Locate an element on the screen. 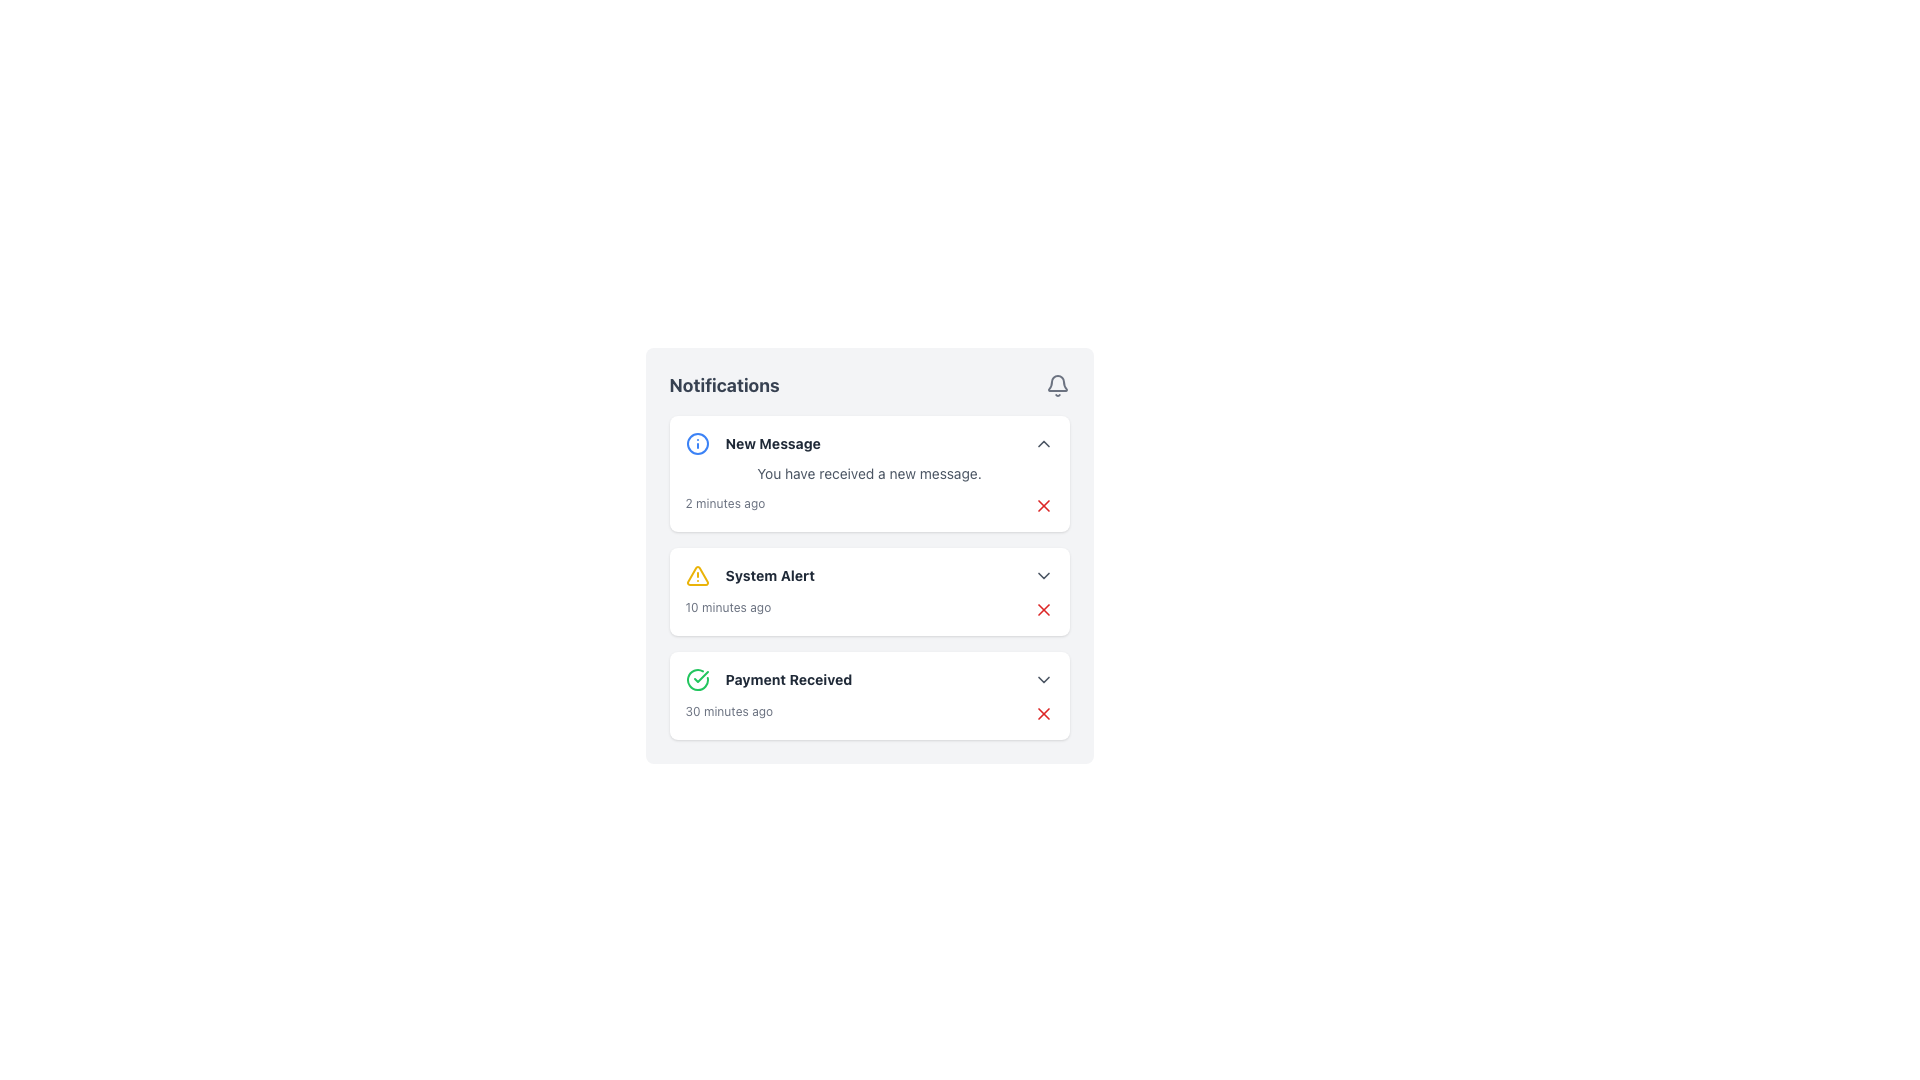 The height and width of the screenshot is (1080, 1920). the red 'X' Close icon in the top-right corner of the first notification card is located at coordinates (1042, 504).